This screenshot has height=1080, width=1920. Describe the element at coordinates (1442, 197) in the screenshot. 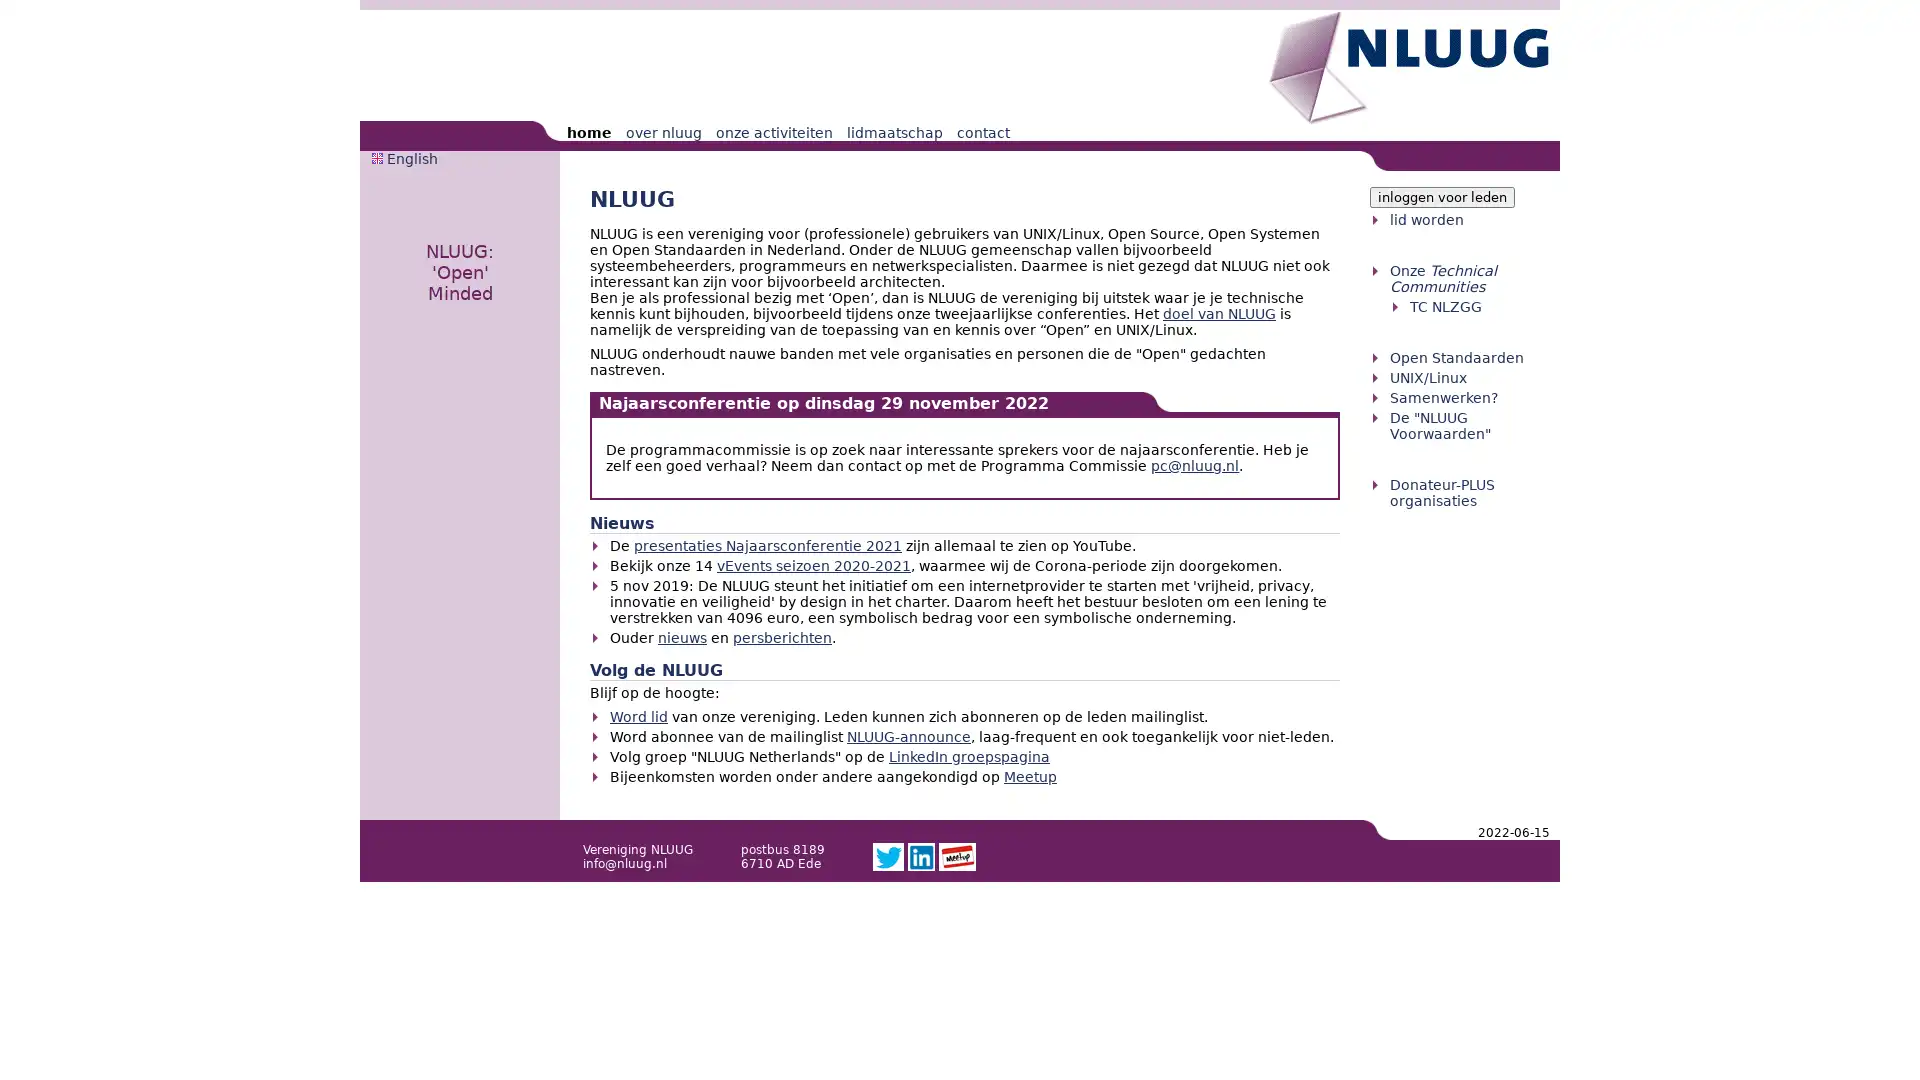

I see `inloggen voor leden` at that location.